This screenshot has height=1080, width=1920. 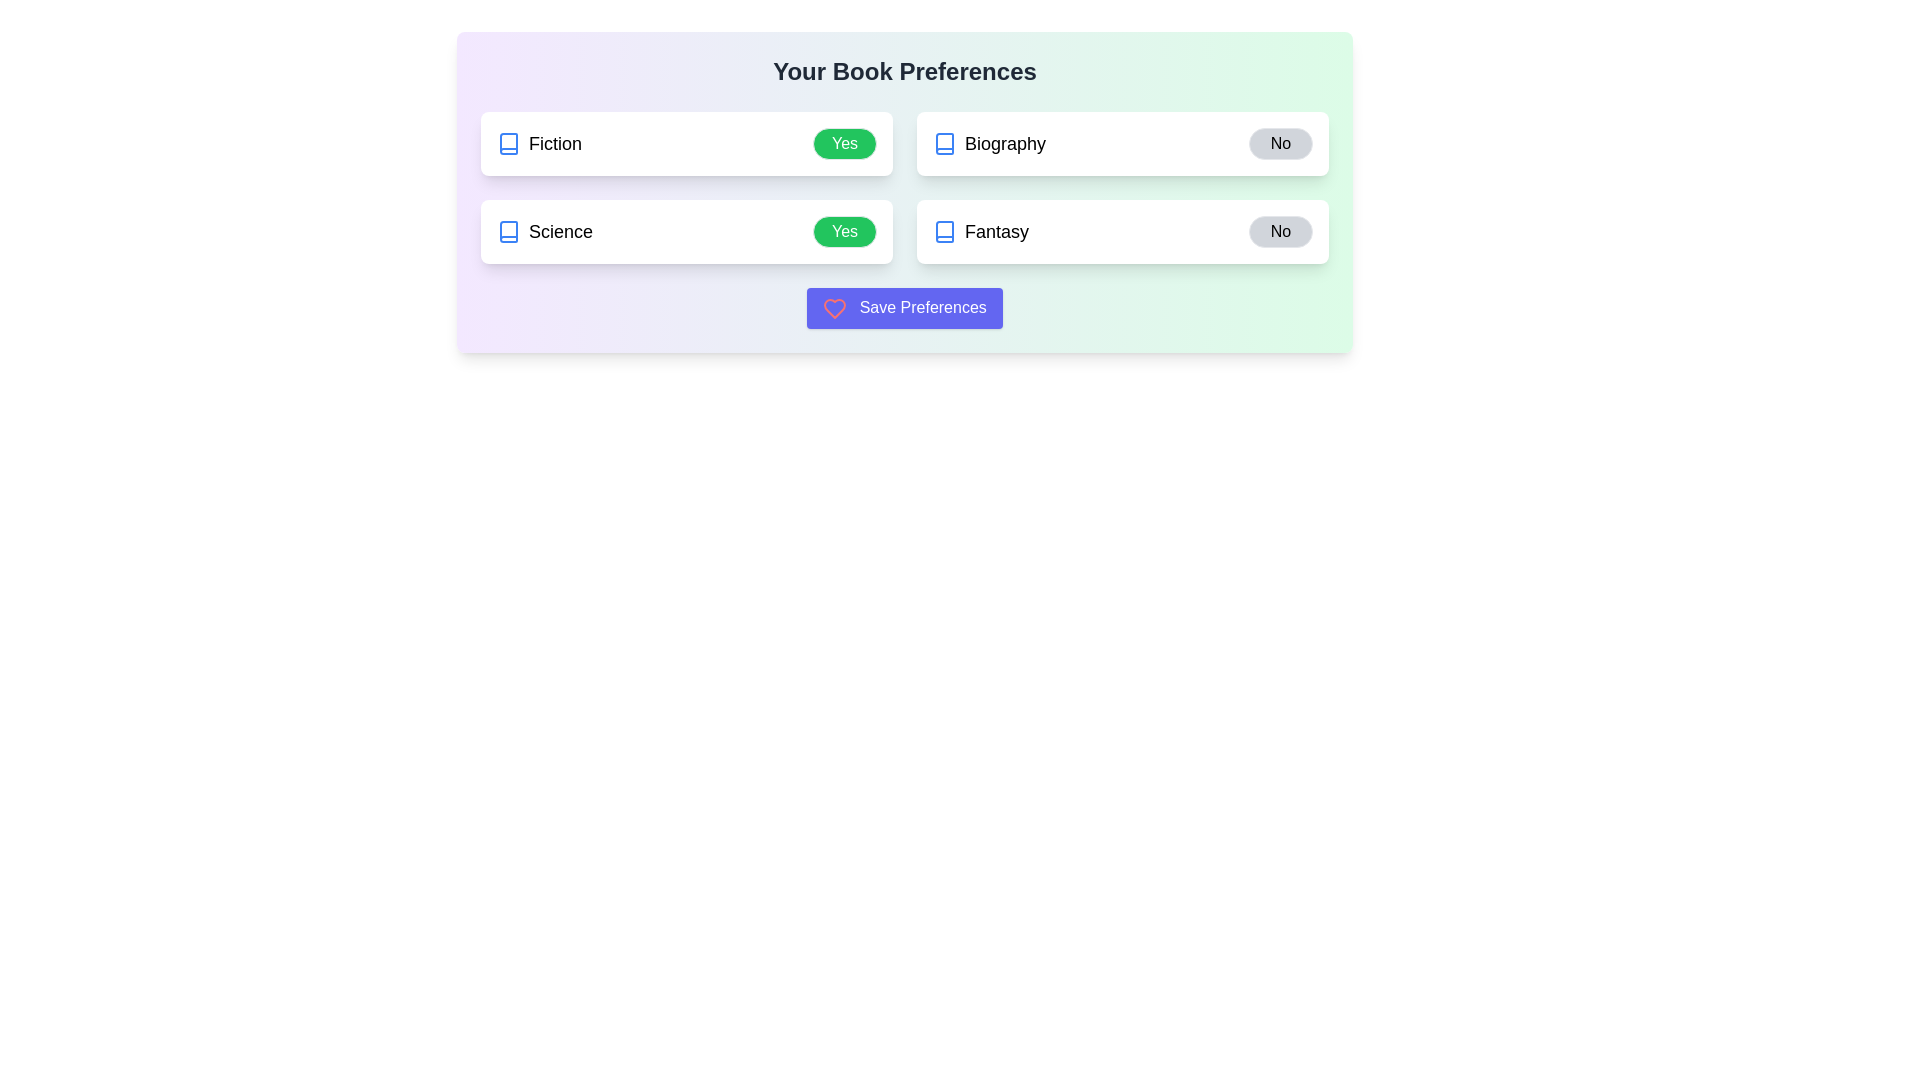 I want to click on 'Save Preferences' button to save the current selections, so click(x=904, y=308).